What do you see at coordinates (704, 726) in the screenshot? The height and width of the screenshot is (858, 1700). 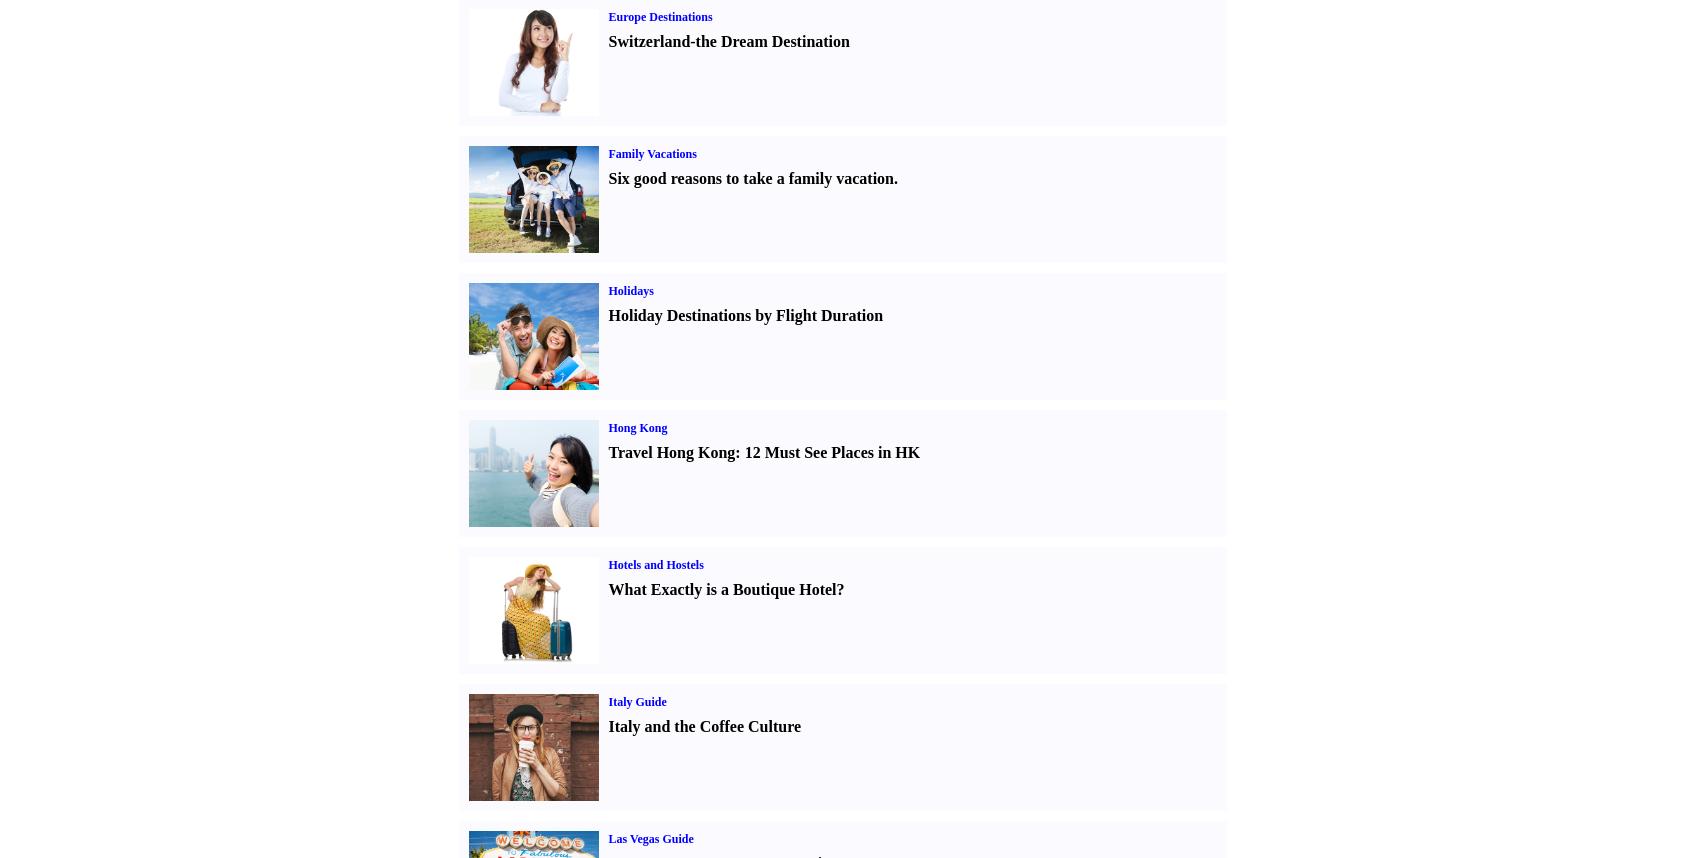 I see `'Italy and the Coffee Culture'` at bounding box center [704, 726].